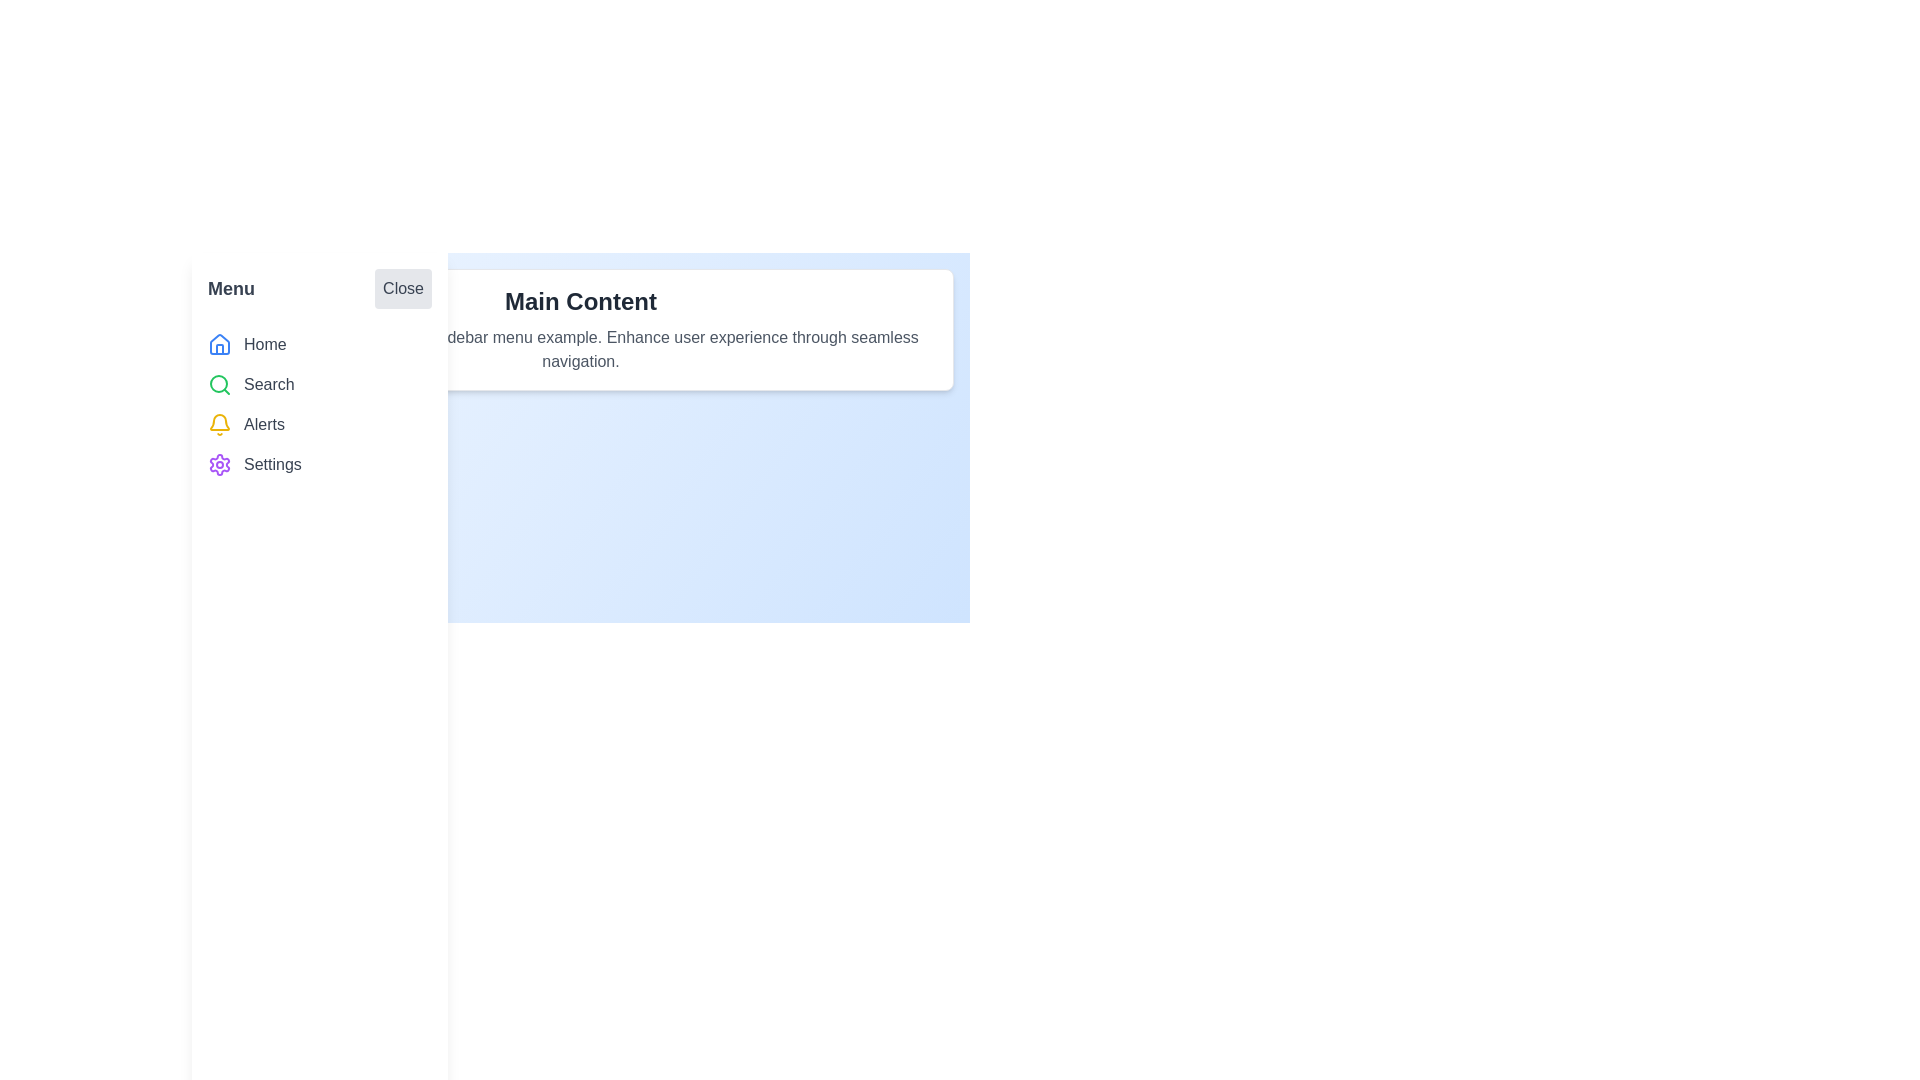  What do you see at coordinates (220, 342) in the screenshot?
I see `the house icon in the sidebar menu` at bounding box center [220, 342].